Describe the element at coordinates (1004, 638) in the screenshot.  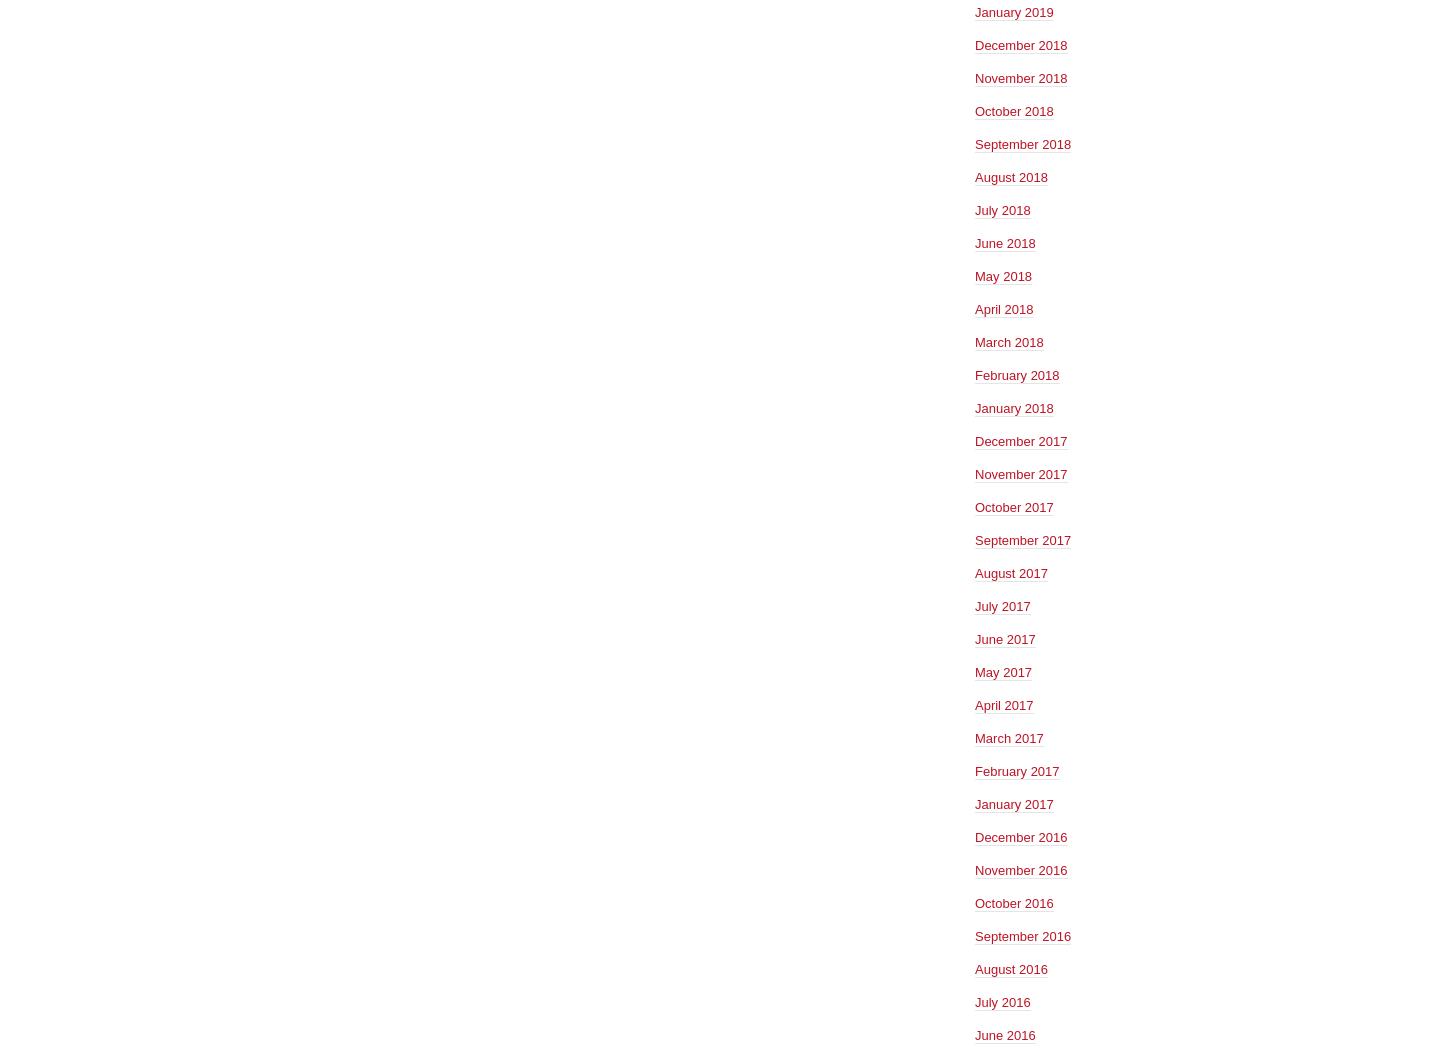
I see `'June 2017'` at that location.